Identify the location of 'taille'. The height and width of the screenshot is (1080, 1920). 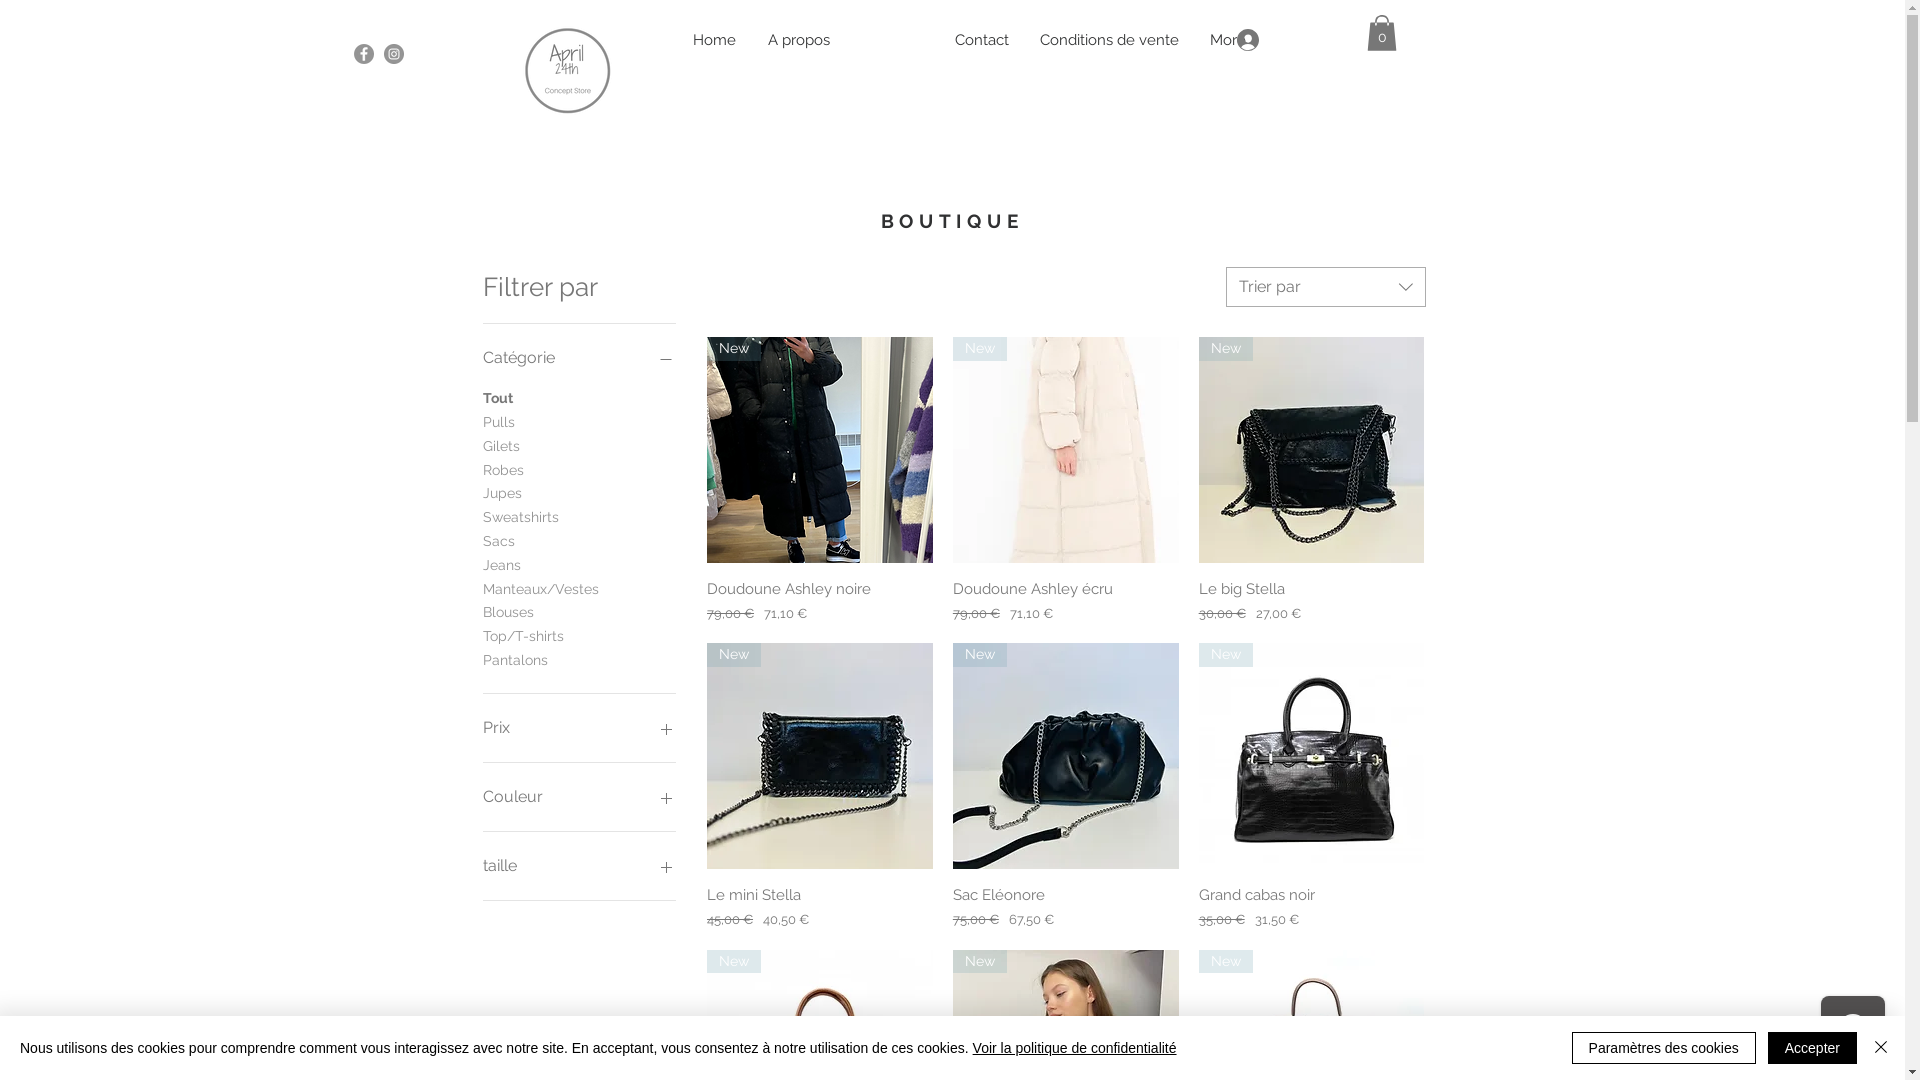
(578, 865).